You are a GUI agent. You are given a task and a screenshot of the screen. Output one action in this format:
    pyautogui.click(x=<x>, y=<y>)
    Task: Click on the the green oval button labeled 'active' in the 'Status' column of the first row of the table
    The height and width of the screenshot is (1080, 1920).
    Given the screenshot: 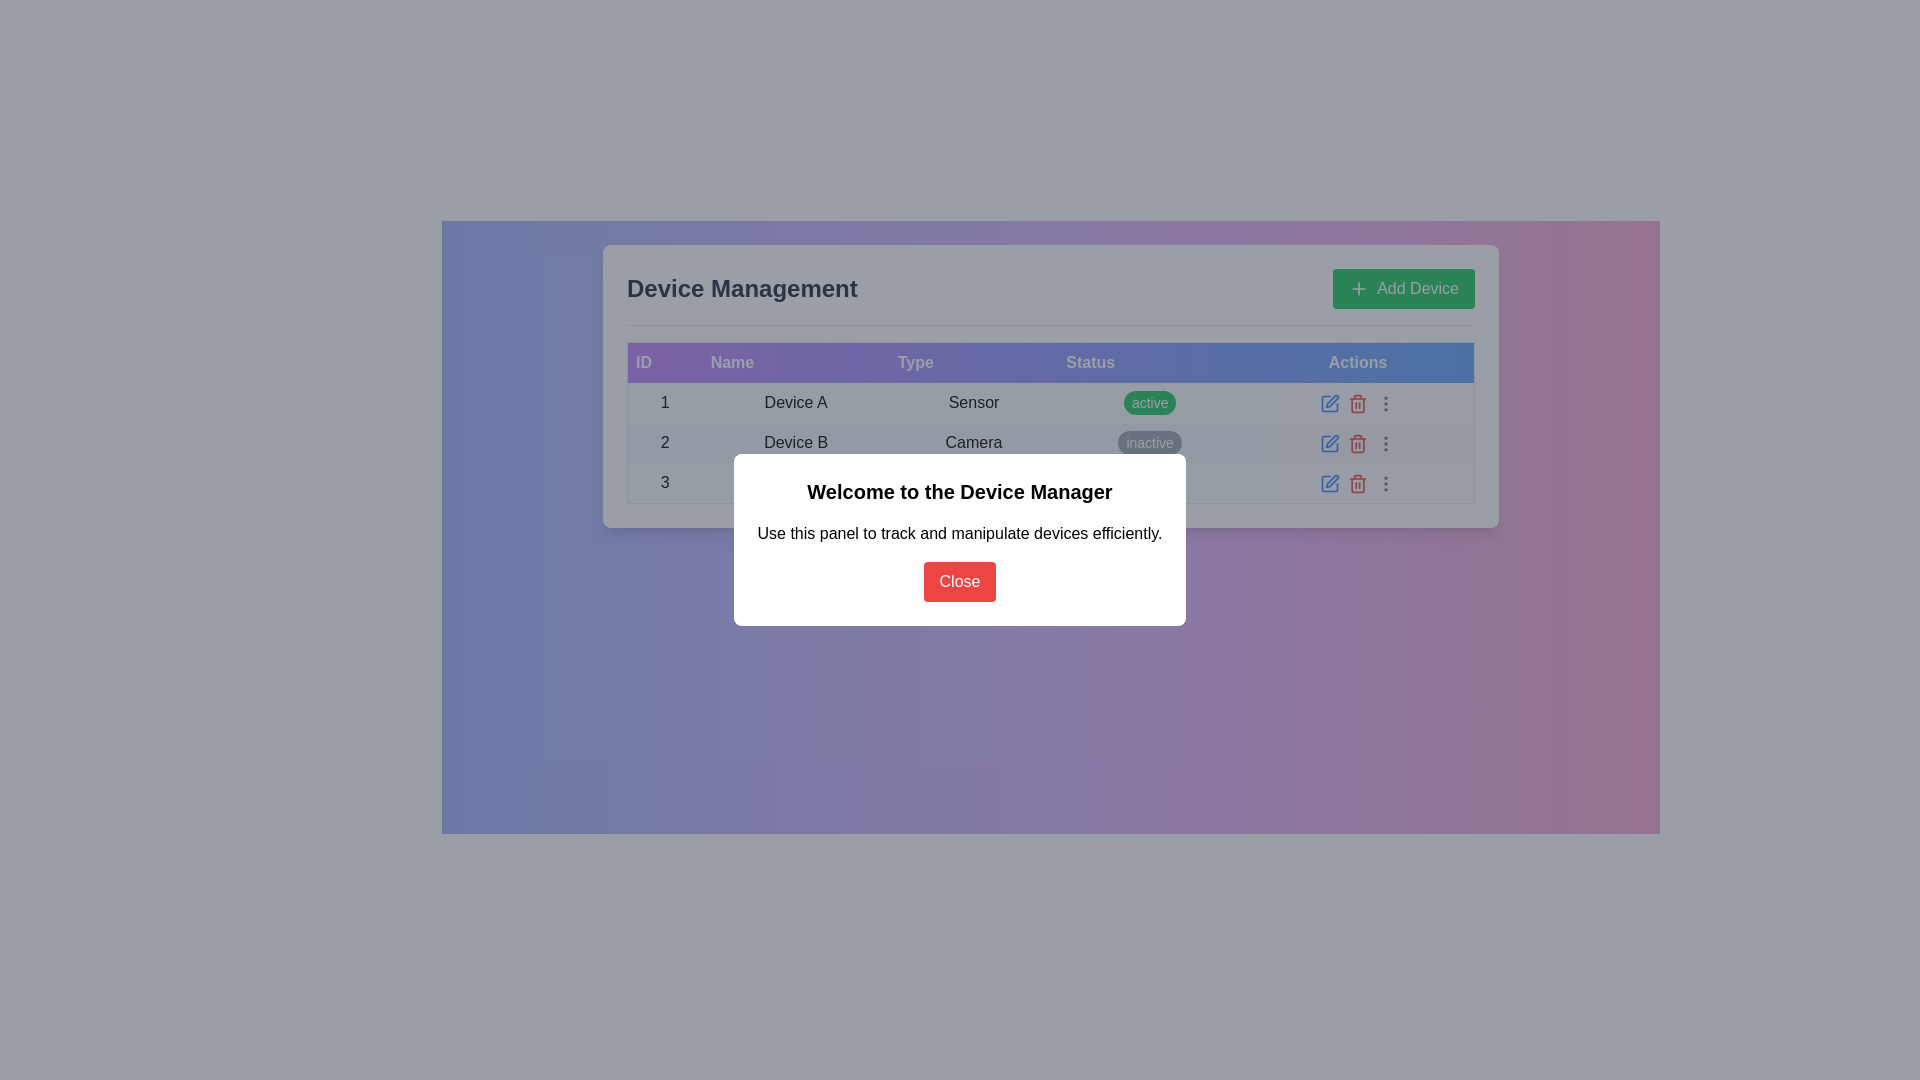 What is the action you would take?
    pyautogui.click(x=1150, y=402)
    